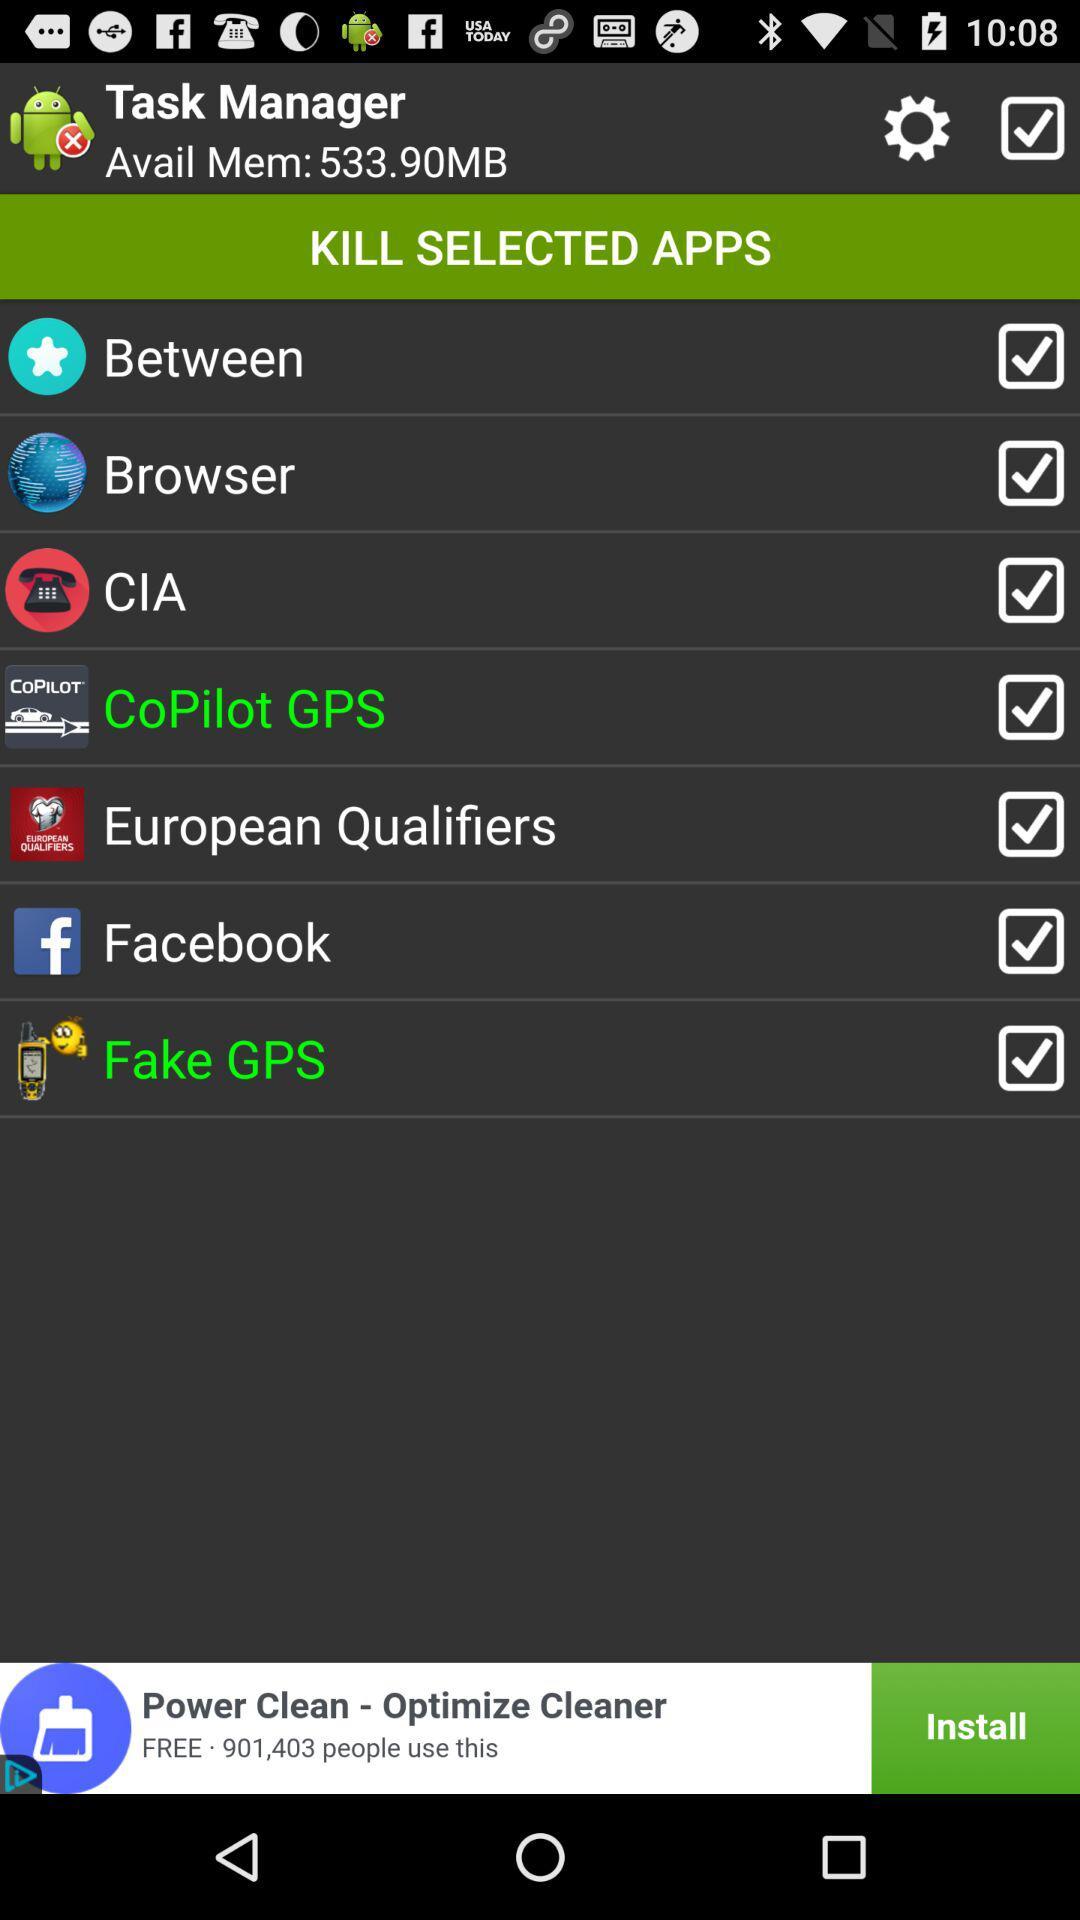  What do you see at coordinates (540, 1727) in the screenshot?
I see `advertisement` at bounding box center [540, 1727].